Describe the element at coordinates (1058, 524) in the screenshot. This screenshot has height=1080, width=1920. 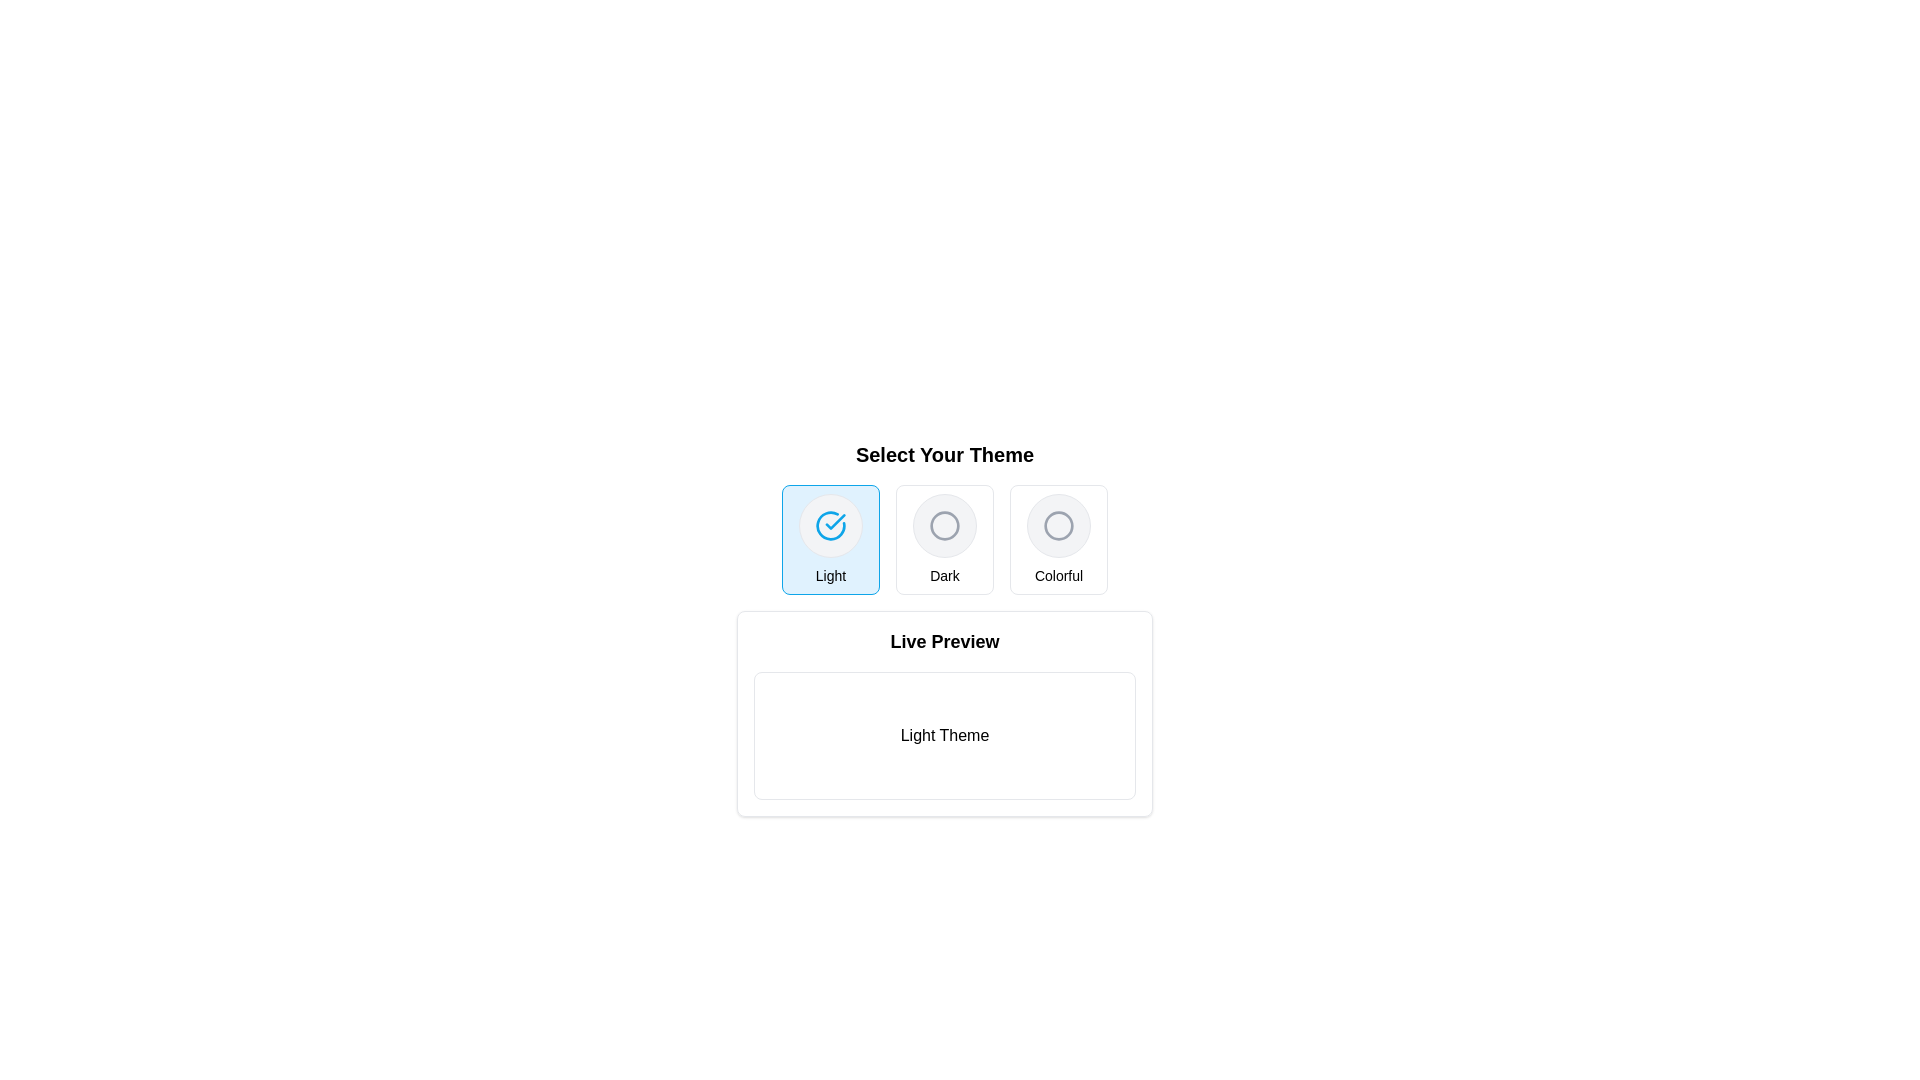
I see `the circular graphical component with a grayish background and concentric circles, which is the centerpiece of the 'Colorful' theme selection option in the 'Select Your Theme' interface` at that location.